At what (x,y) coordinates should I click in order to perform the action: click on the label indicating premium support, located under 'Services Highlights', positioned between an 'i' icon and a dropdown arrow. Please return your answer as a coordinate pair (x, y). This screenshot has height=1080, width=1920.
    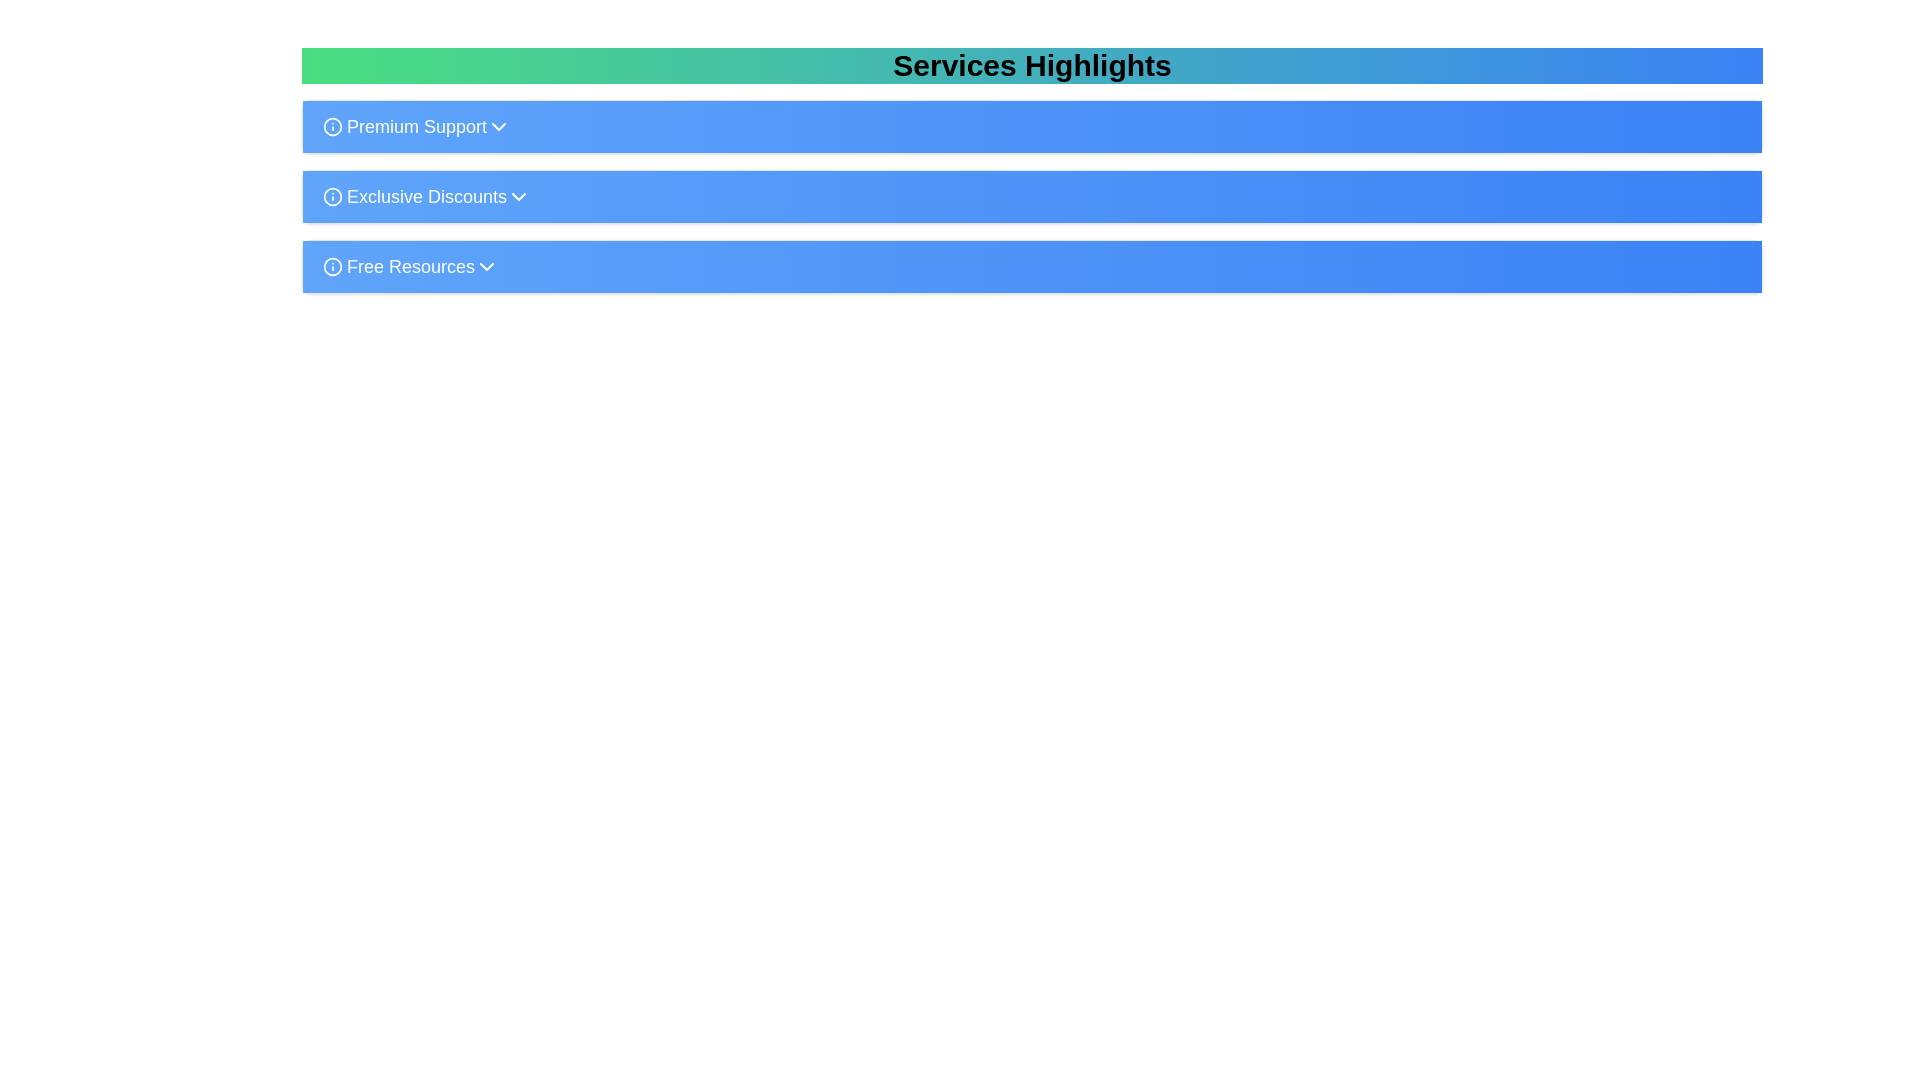
    Looking at the image, I should click on (416, 127).